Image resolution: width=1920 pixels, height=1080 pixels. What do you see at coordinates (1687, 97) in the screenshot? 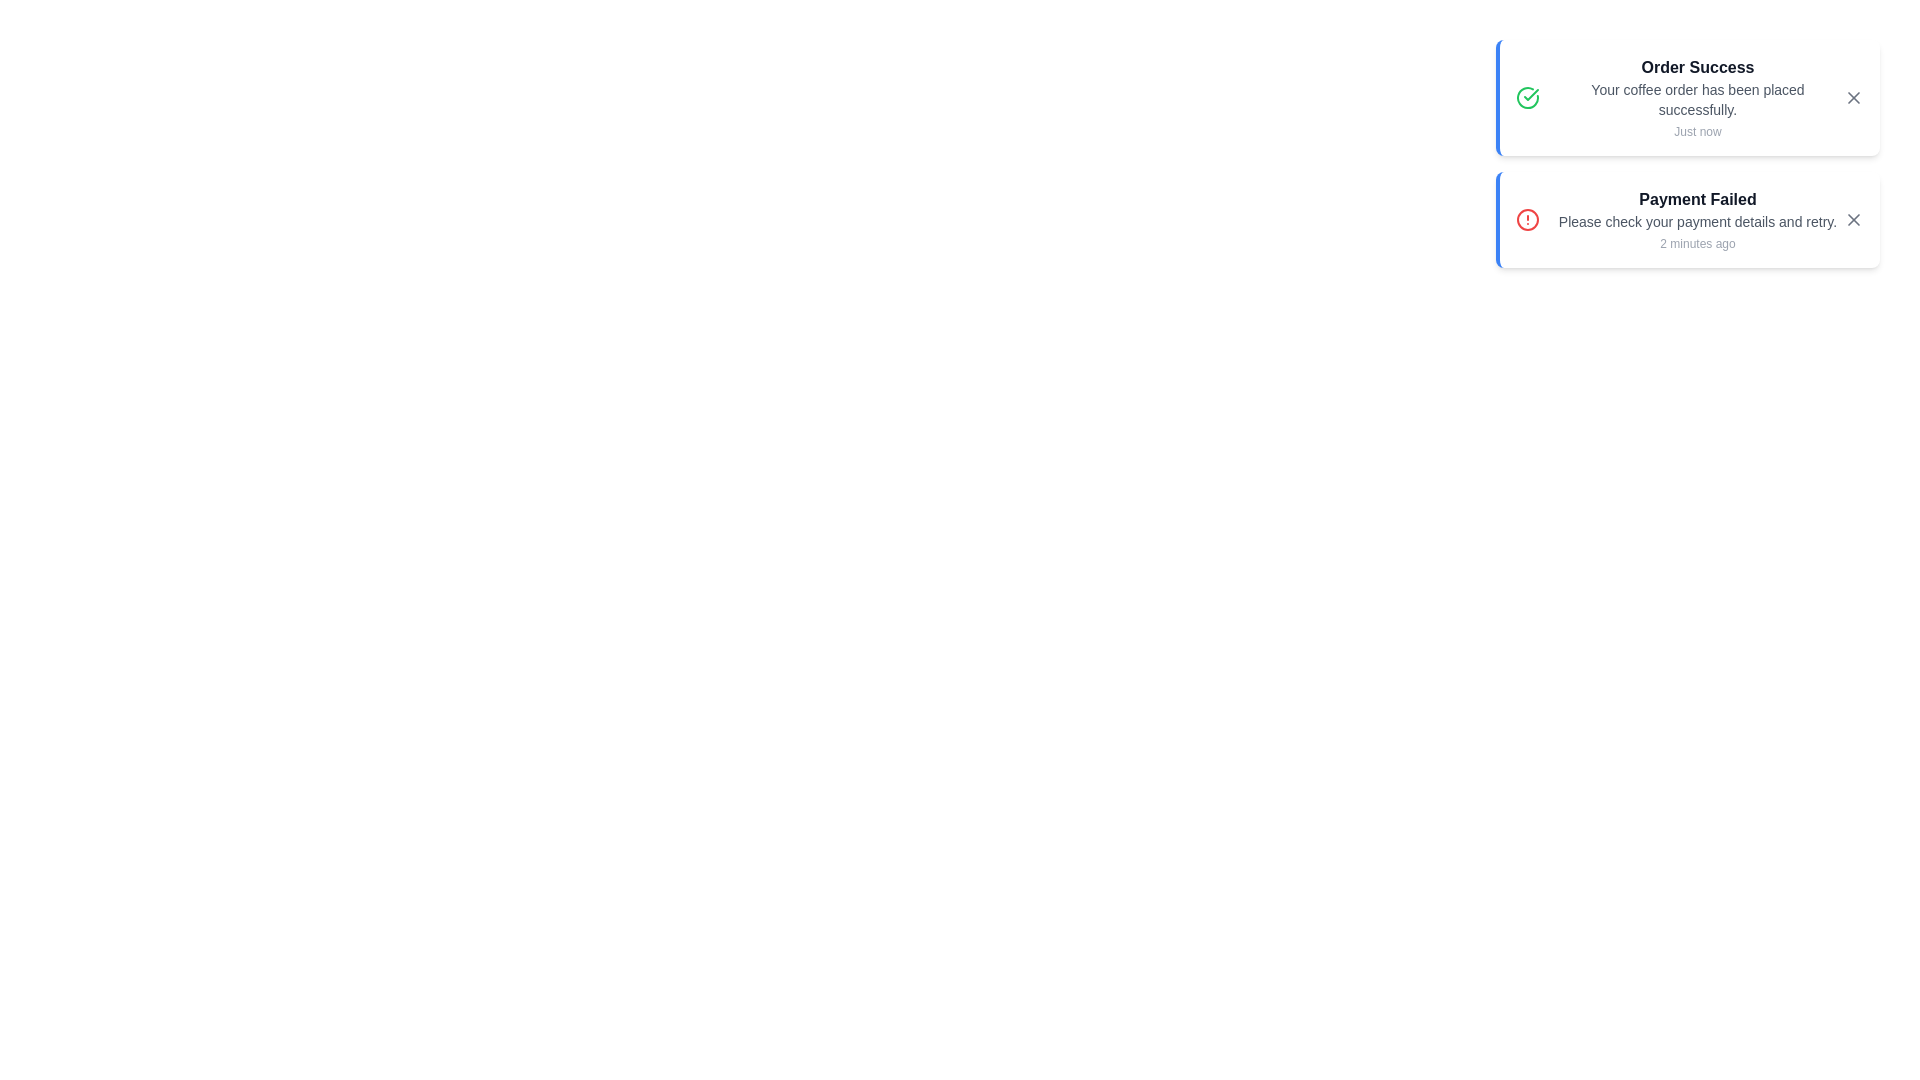
I see `the notification item Order Success` at bounding box center [1687, 97].